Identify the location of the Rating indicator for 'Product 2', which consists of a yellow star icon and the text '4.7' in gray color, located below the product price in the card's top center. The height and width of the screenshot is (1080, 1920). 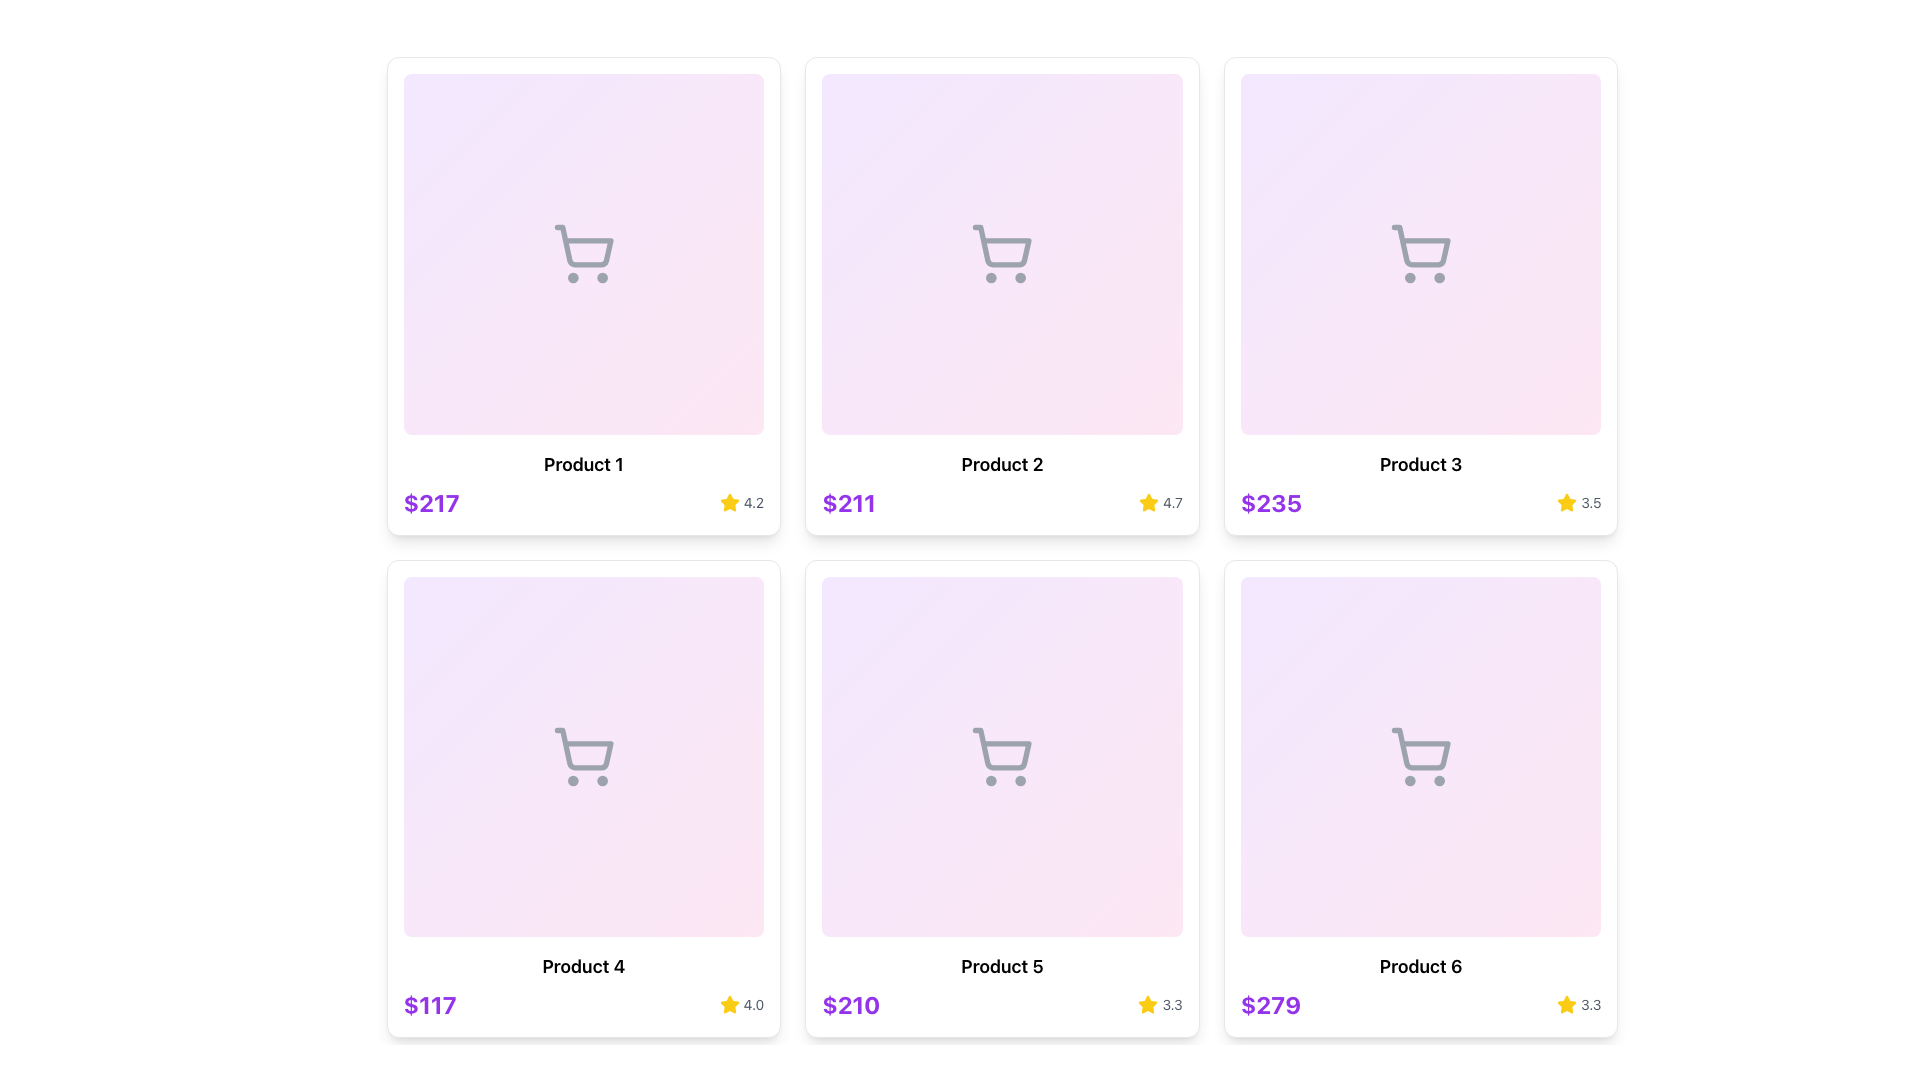
(1161, 501).